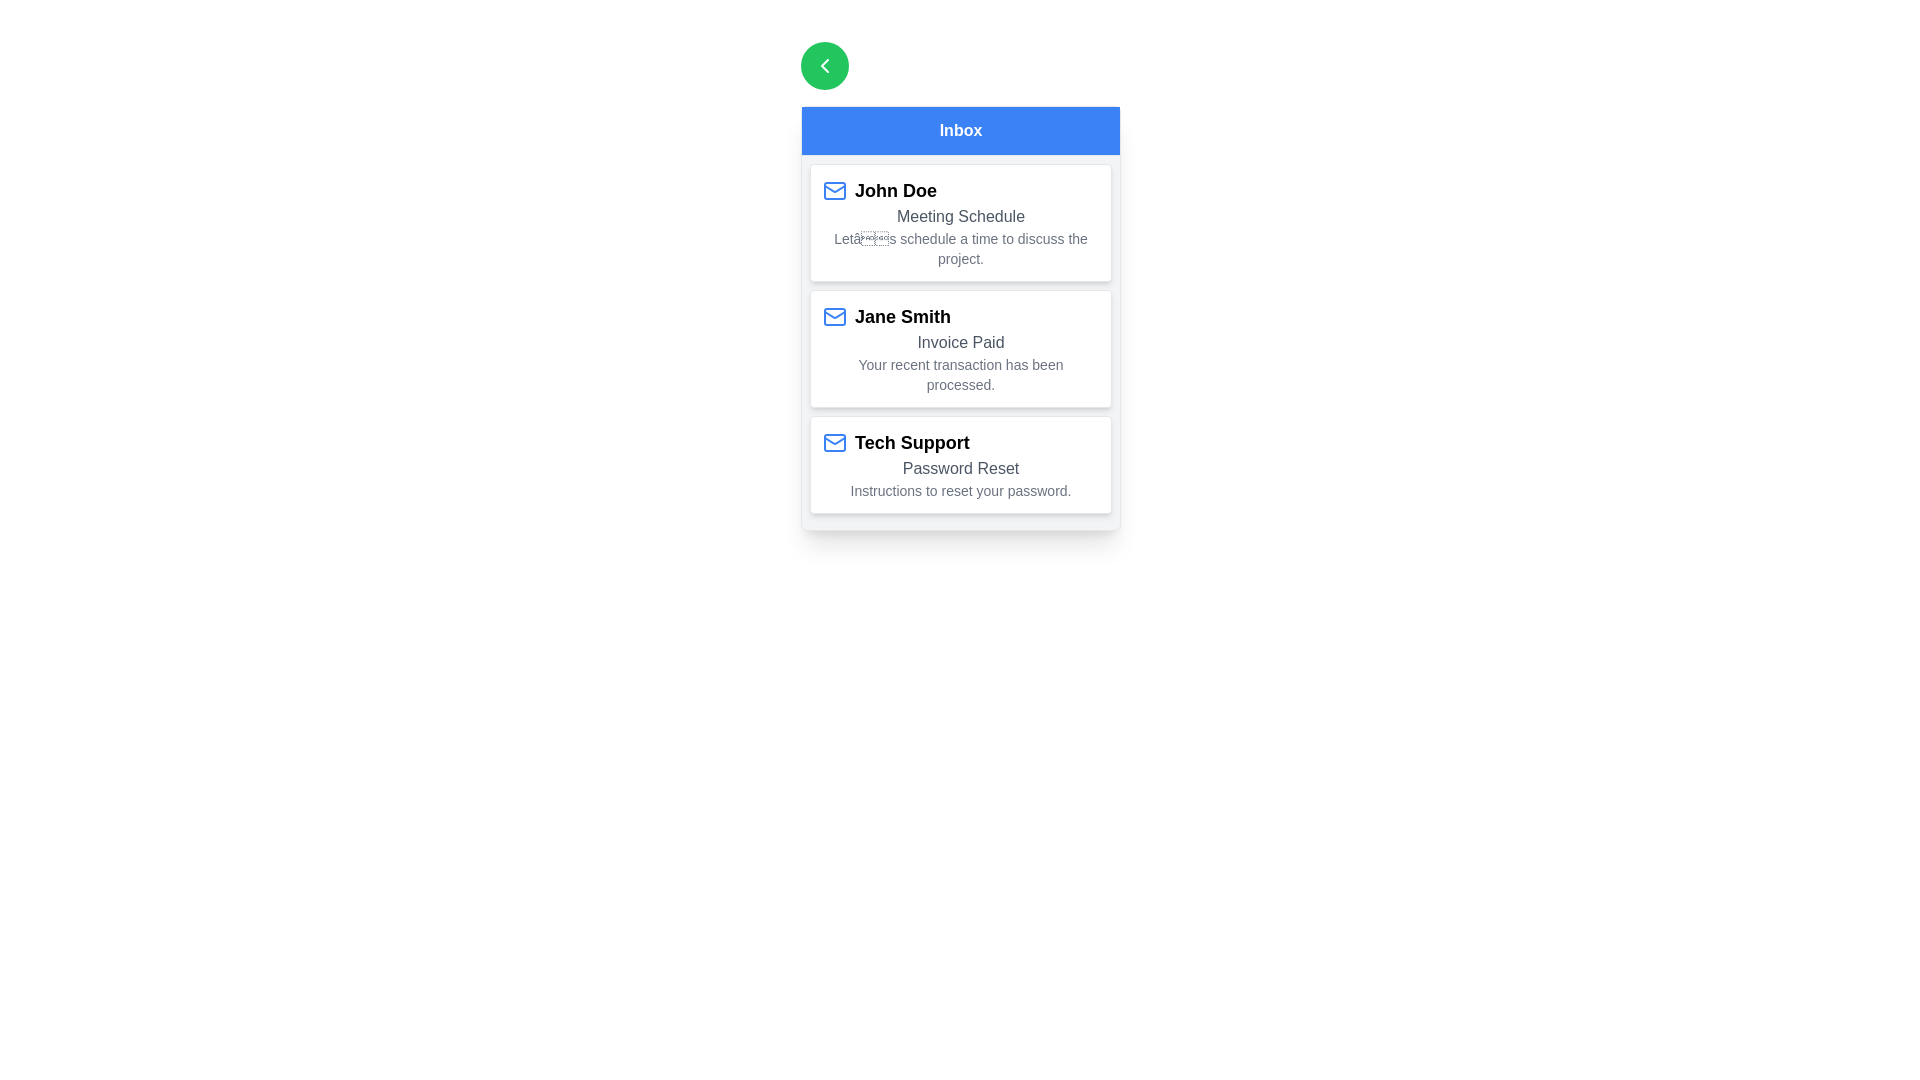  What do you see at coordinates (960, 465) in the screenshot?
I see `the email item corresponding to Tech Support` at bounding box center [960, 465].